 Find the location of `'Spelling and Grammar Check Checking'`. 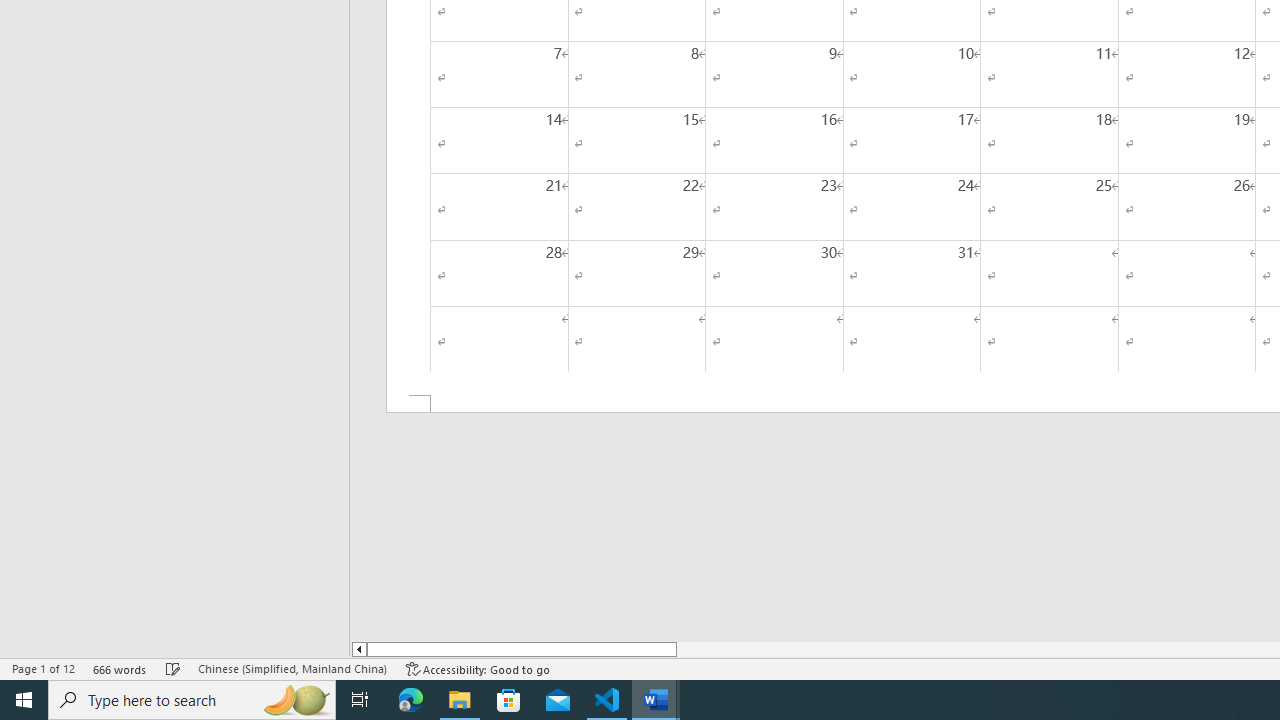

'Spelling and Grammar Check Checking' is located at coordinates (173, 669).